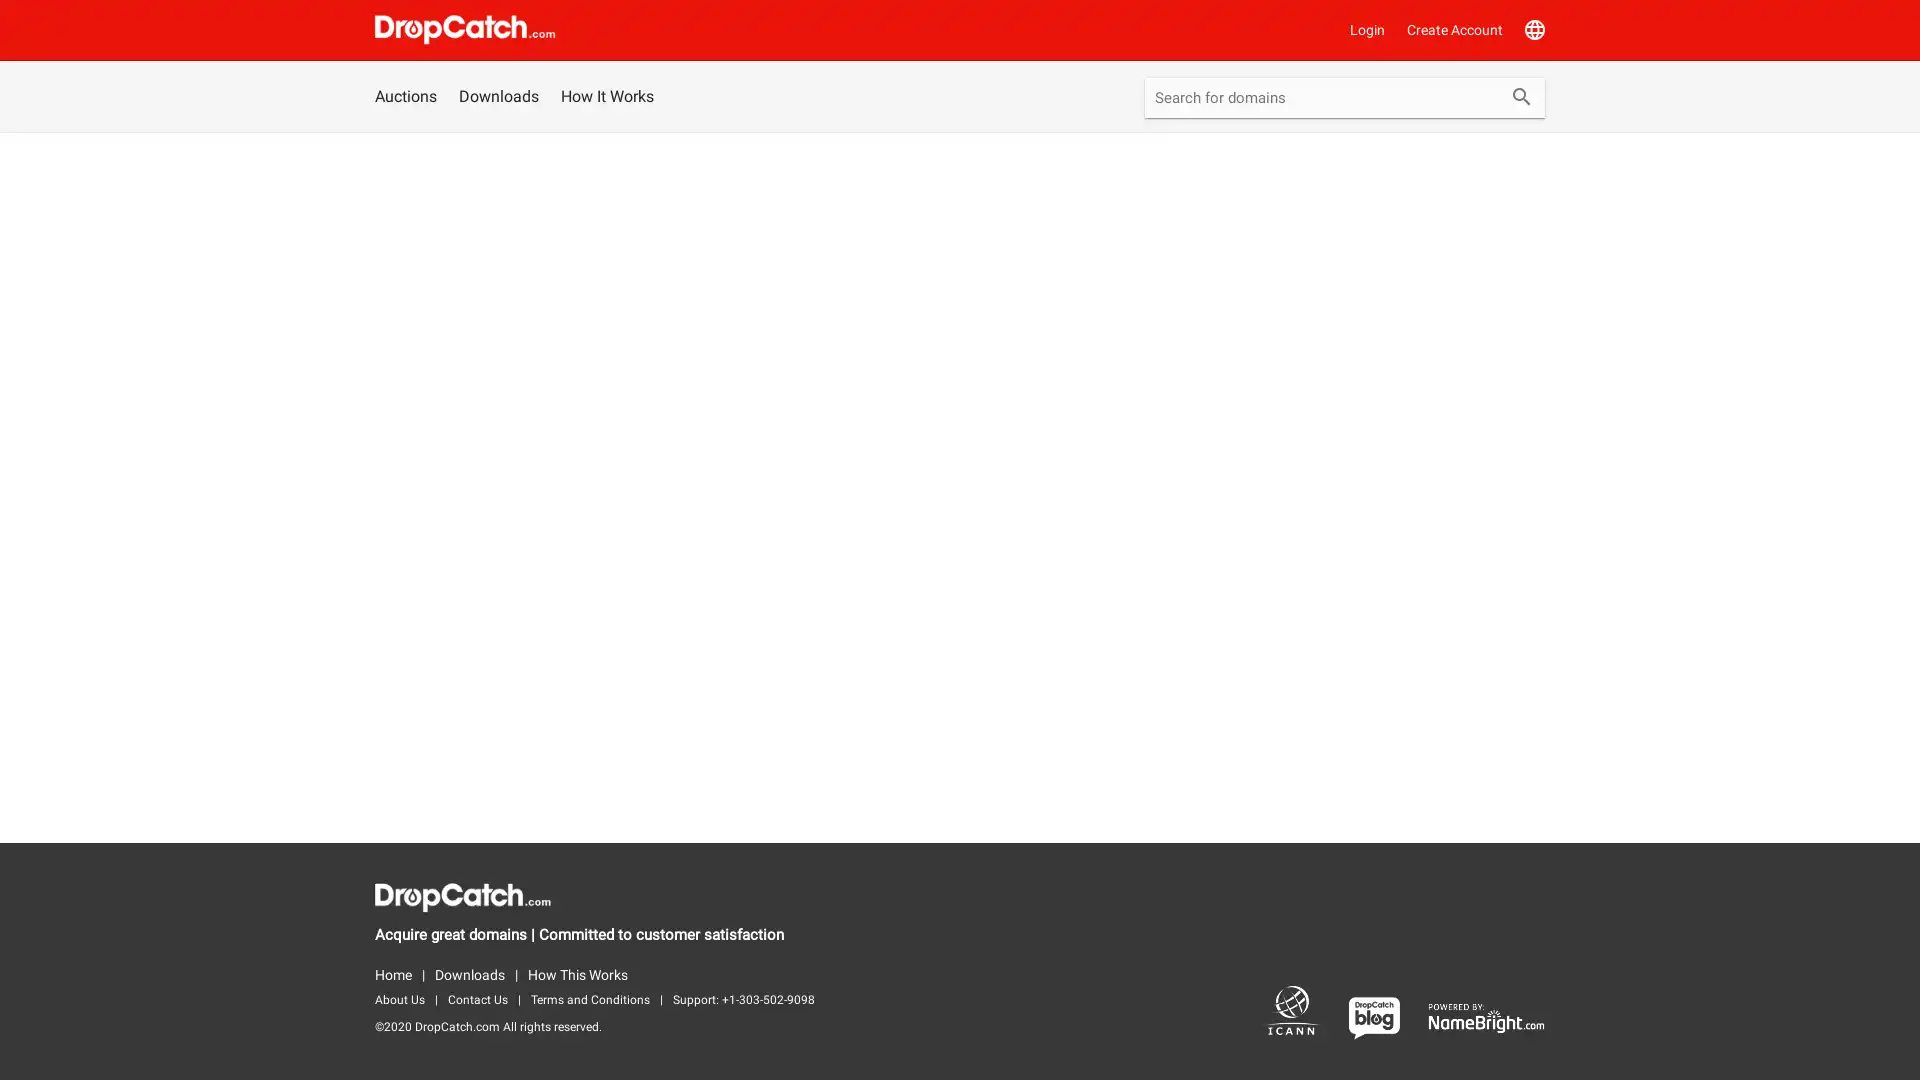 Image resolution: width=1920 pixels, height=1080 pixels. I want to click on Bid, so click(1502, 622).